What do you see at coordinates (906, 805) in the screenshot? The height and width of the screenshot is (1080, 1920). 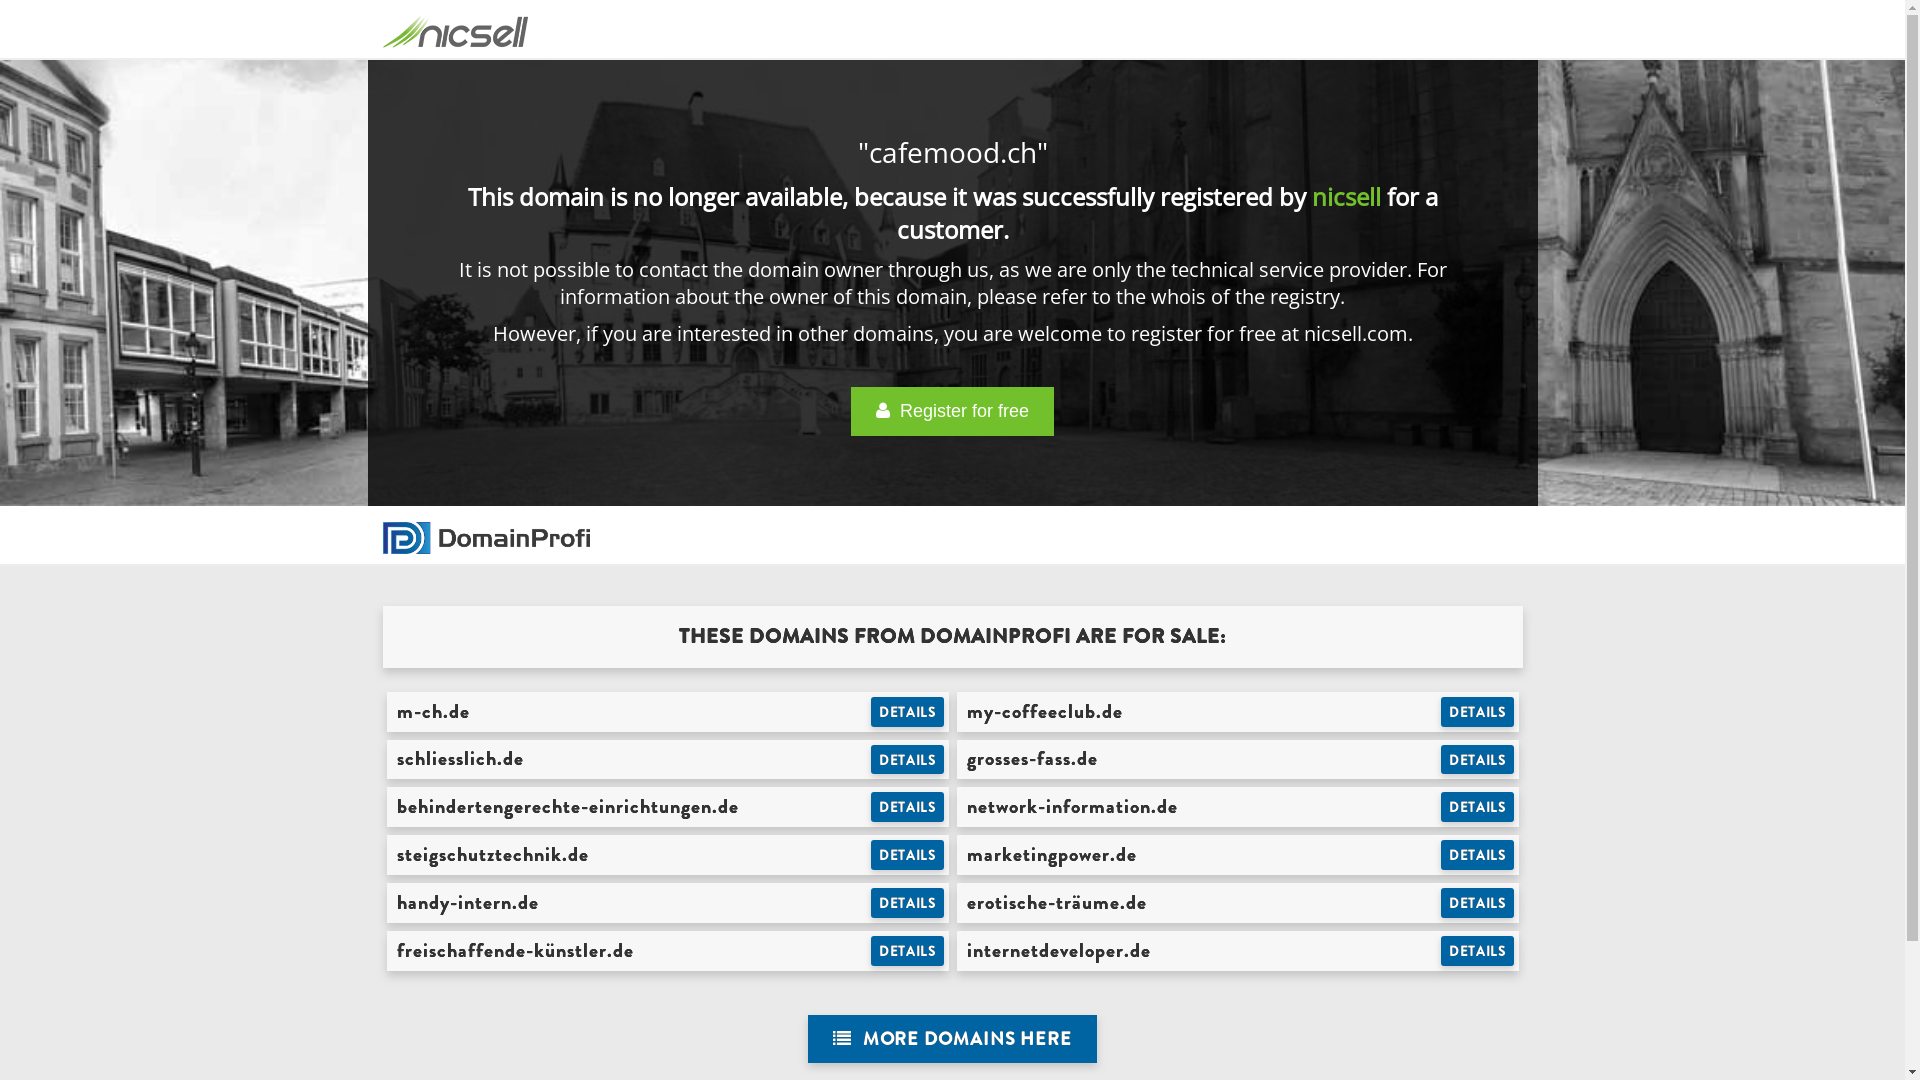 I see `'DETAILS'` at bounding box center [906, 805].